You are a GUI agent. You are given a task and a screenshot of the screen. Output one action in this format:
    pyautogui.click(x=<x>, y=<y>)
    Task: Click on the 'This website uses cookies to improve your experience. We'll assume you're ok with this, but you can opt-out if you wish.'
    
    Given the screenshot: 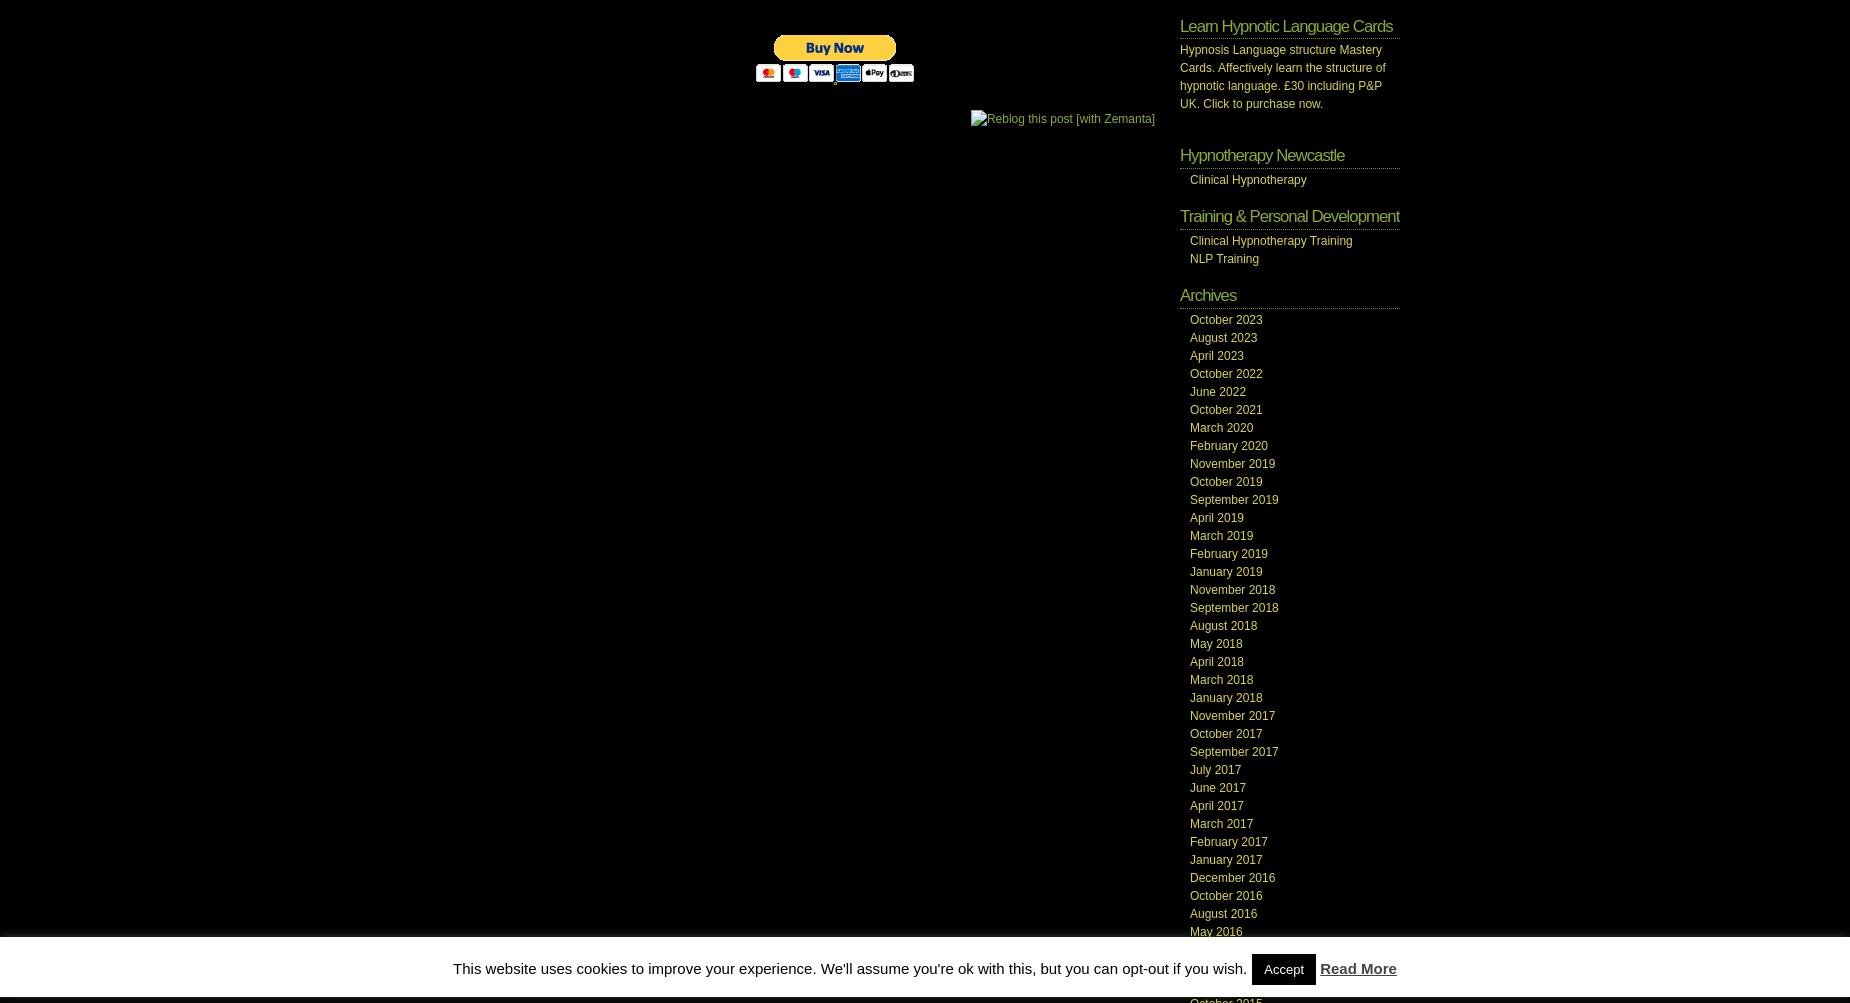 What is the action you would take?
    pyautogui.click(x=850, y=967)
    